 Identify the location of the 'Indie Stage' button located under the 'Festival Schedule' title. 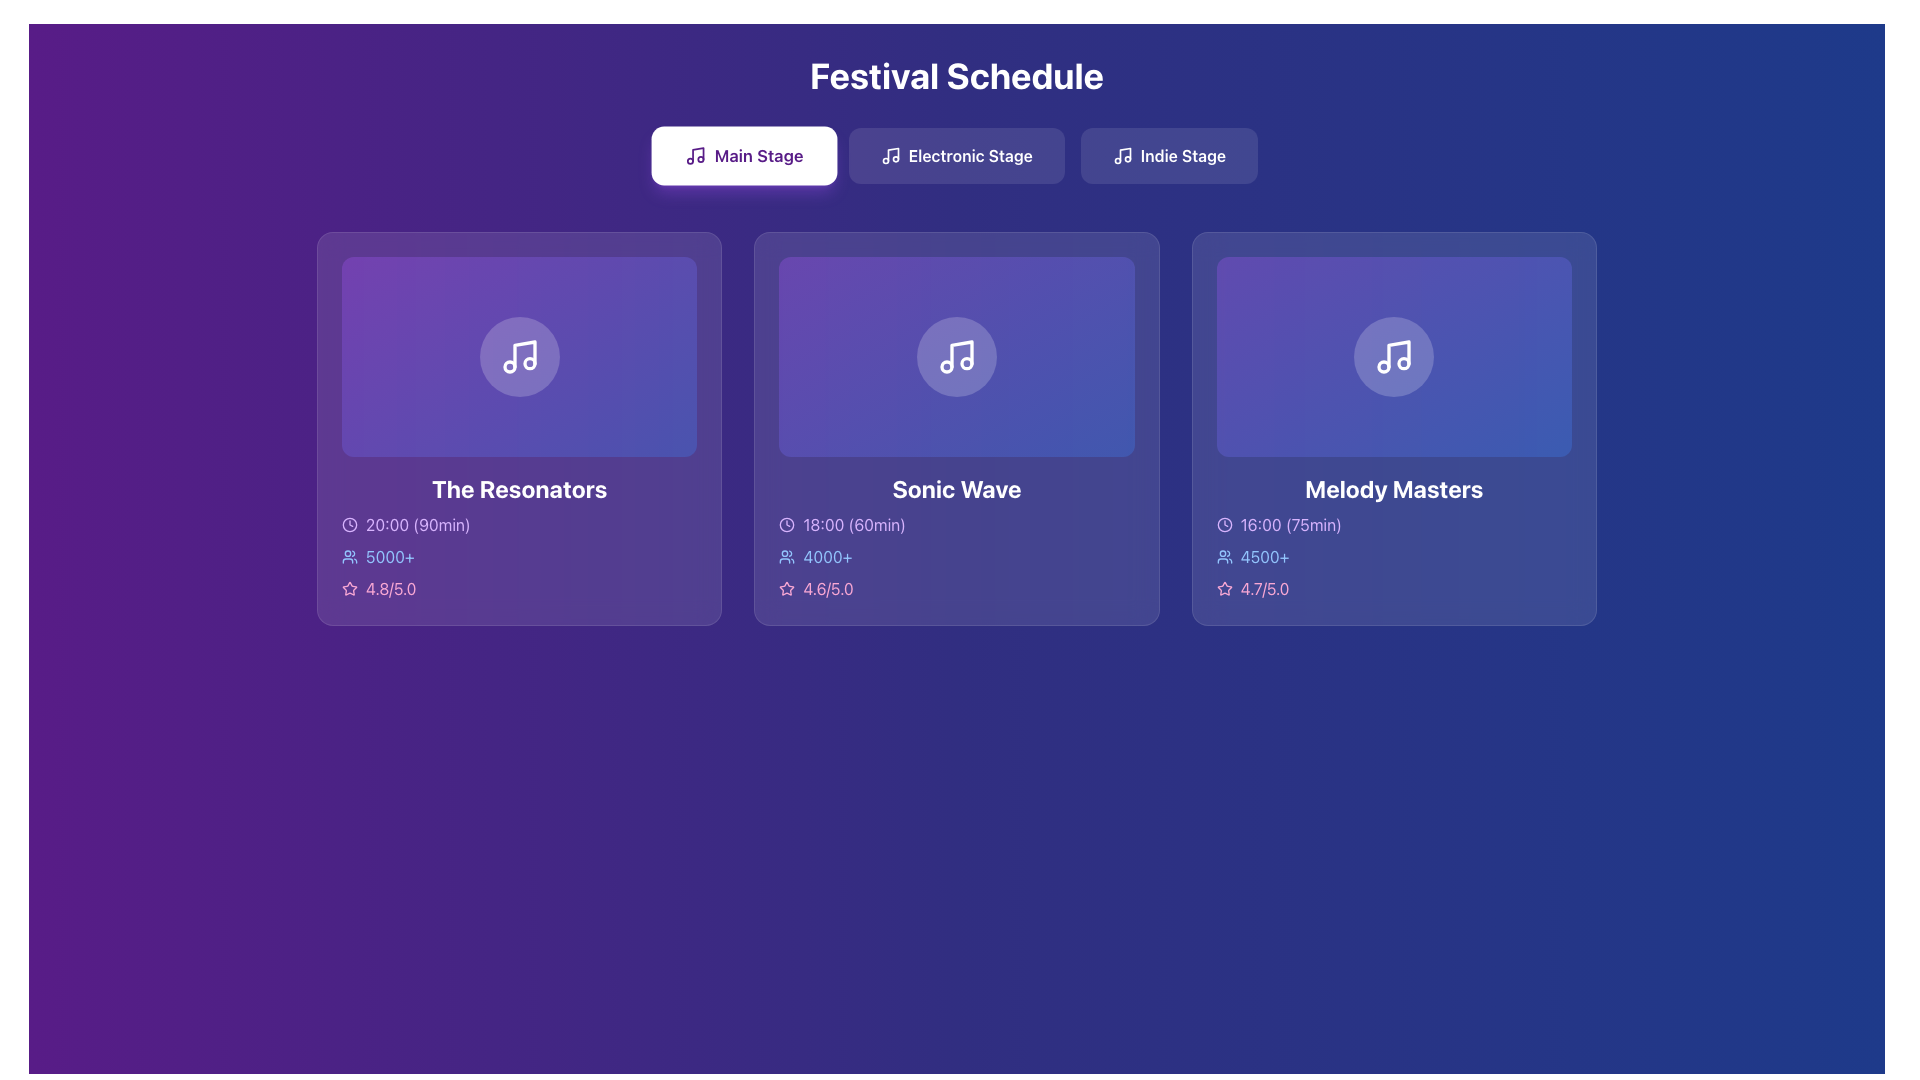
(1169, 154).